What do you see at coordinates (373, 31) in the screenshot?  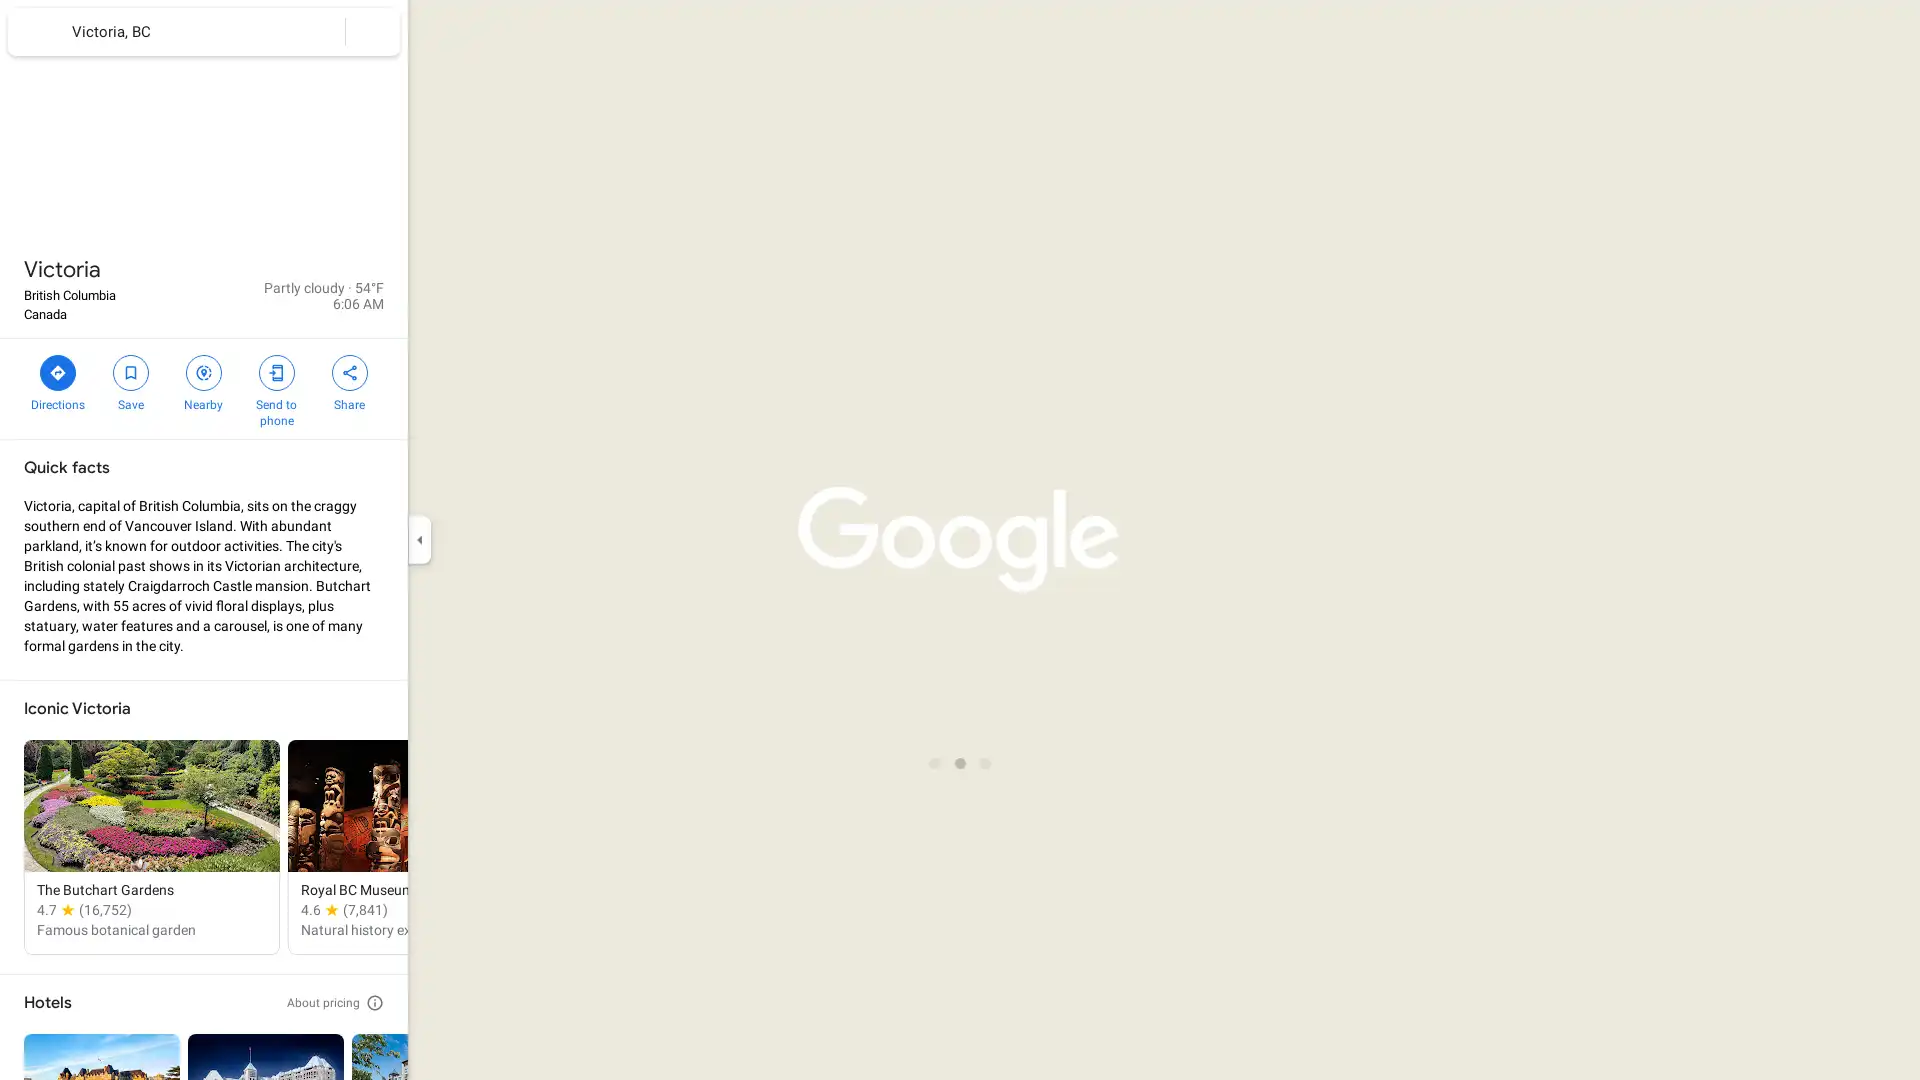 I see `Clear search` at bounding box center [373, 31].